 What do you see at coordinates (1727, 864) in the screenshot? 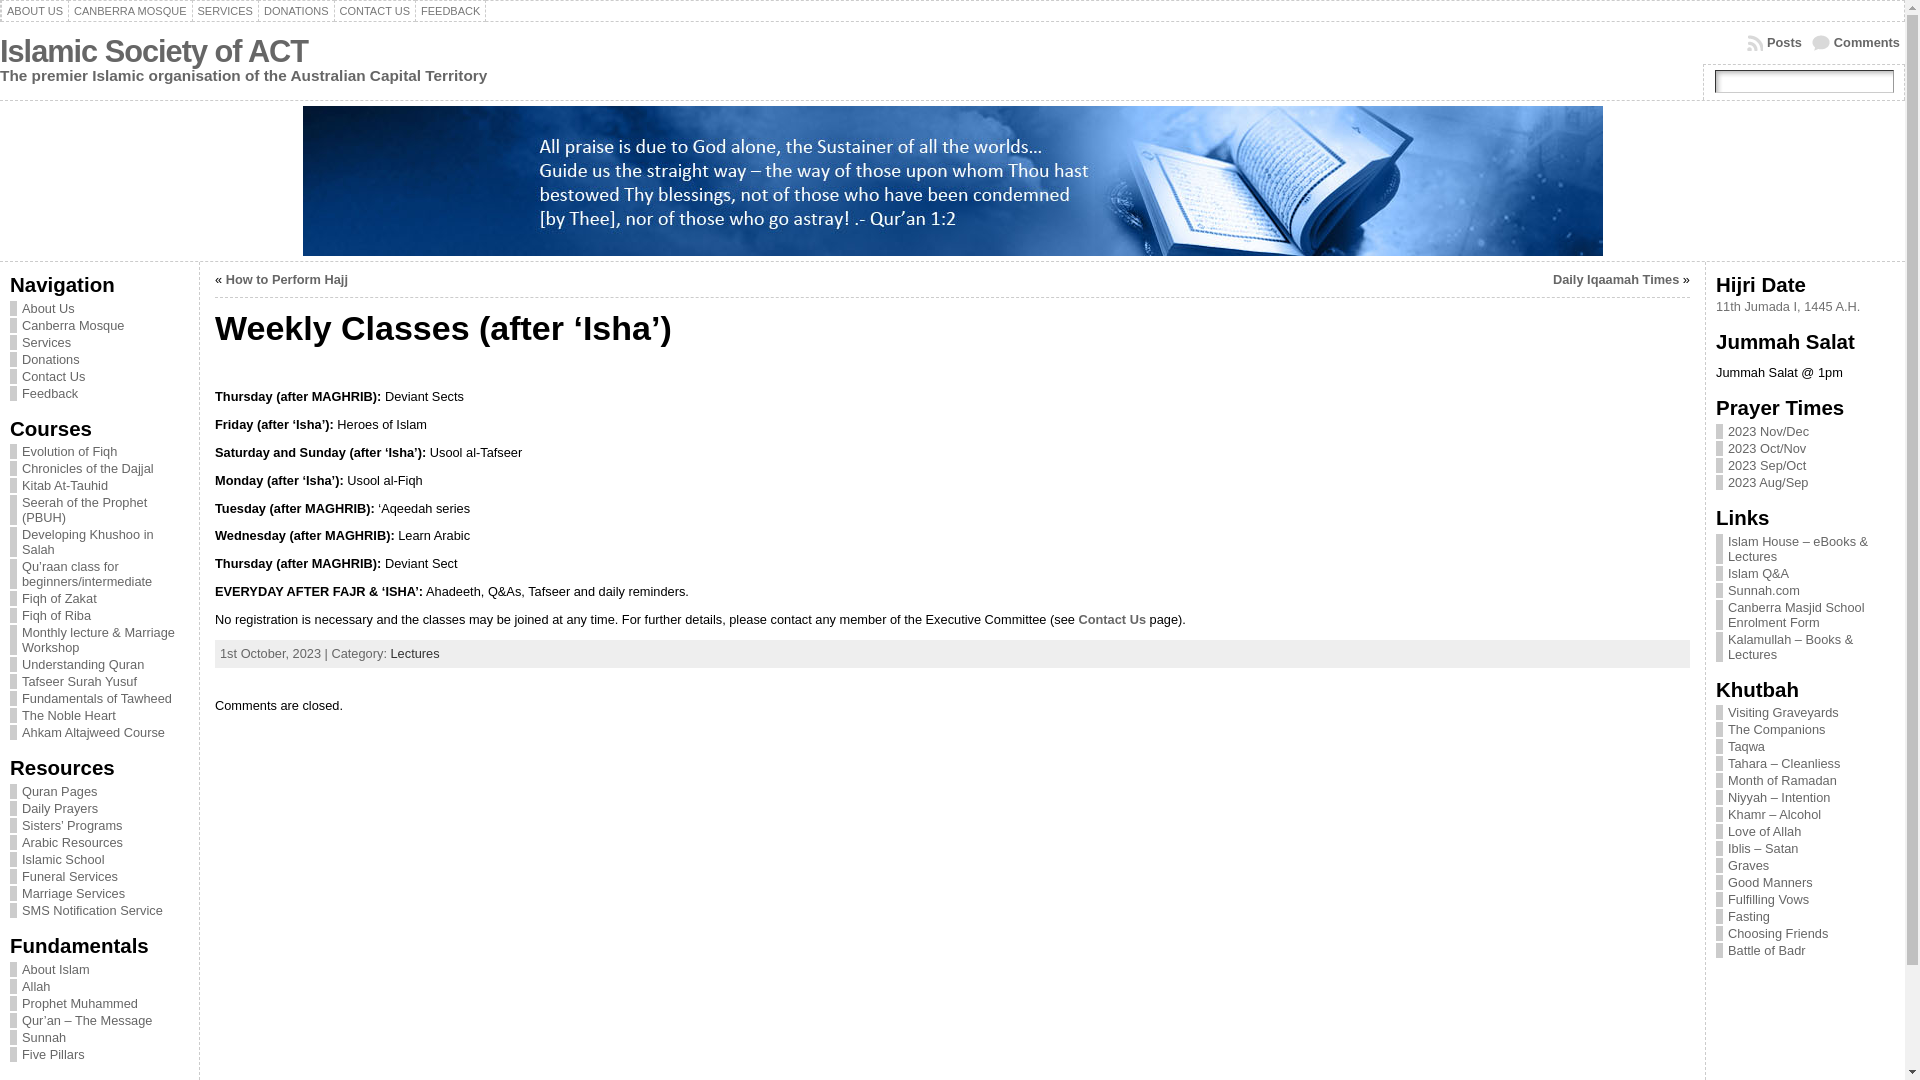
I see `'Graves'` at bounding box center [1727, 864].